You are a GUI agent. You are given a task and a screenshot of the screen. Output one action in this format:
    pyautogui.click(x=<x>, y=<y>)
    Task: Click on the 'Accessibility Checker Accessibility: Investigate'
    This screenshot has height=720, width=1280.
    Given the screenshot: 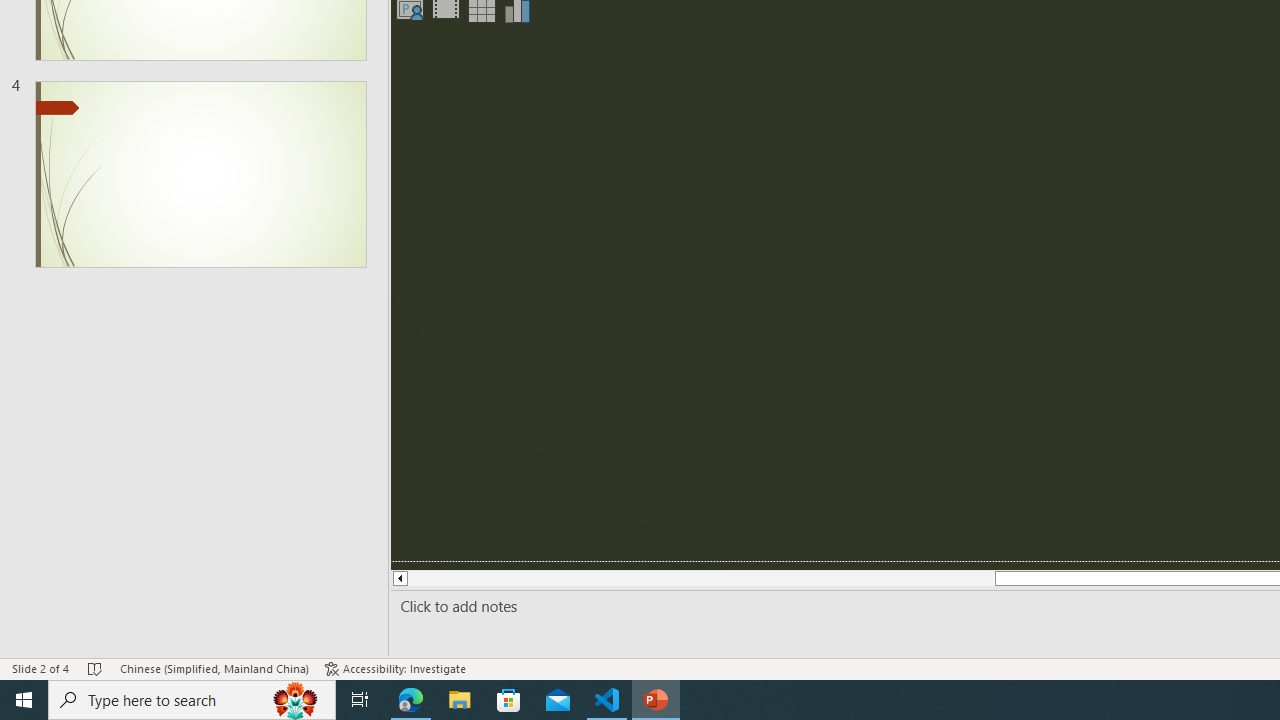 What is the action you would take?
    pyautogui.click(x=395, y=669)
    